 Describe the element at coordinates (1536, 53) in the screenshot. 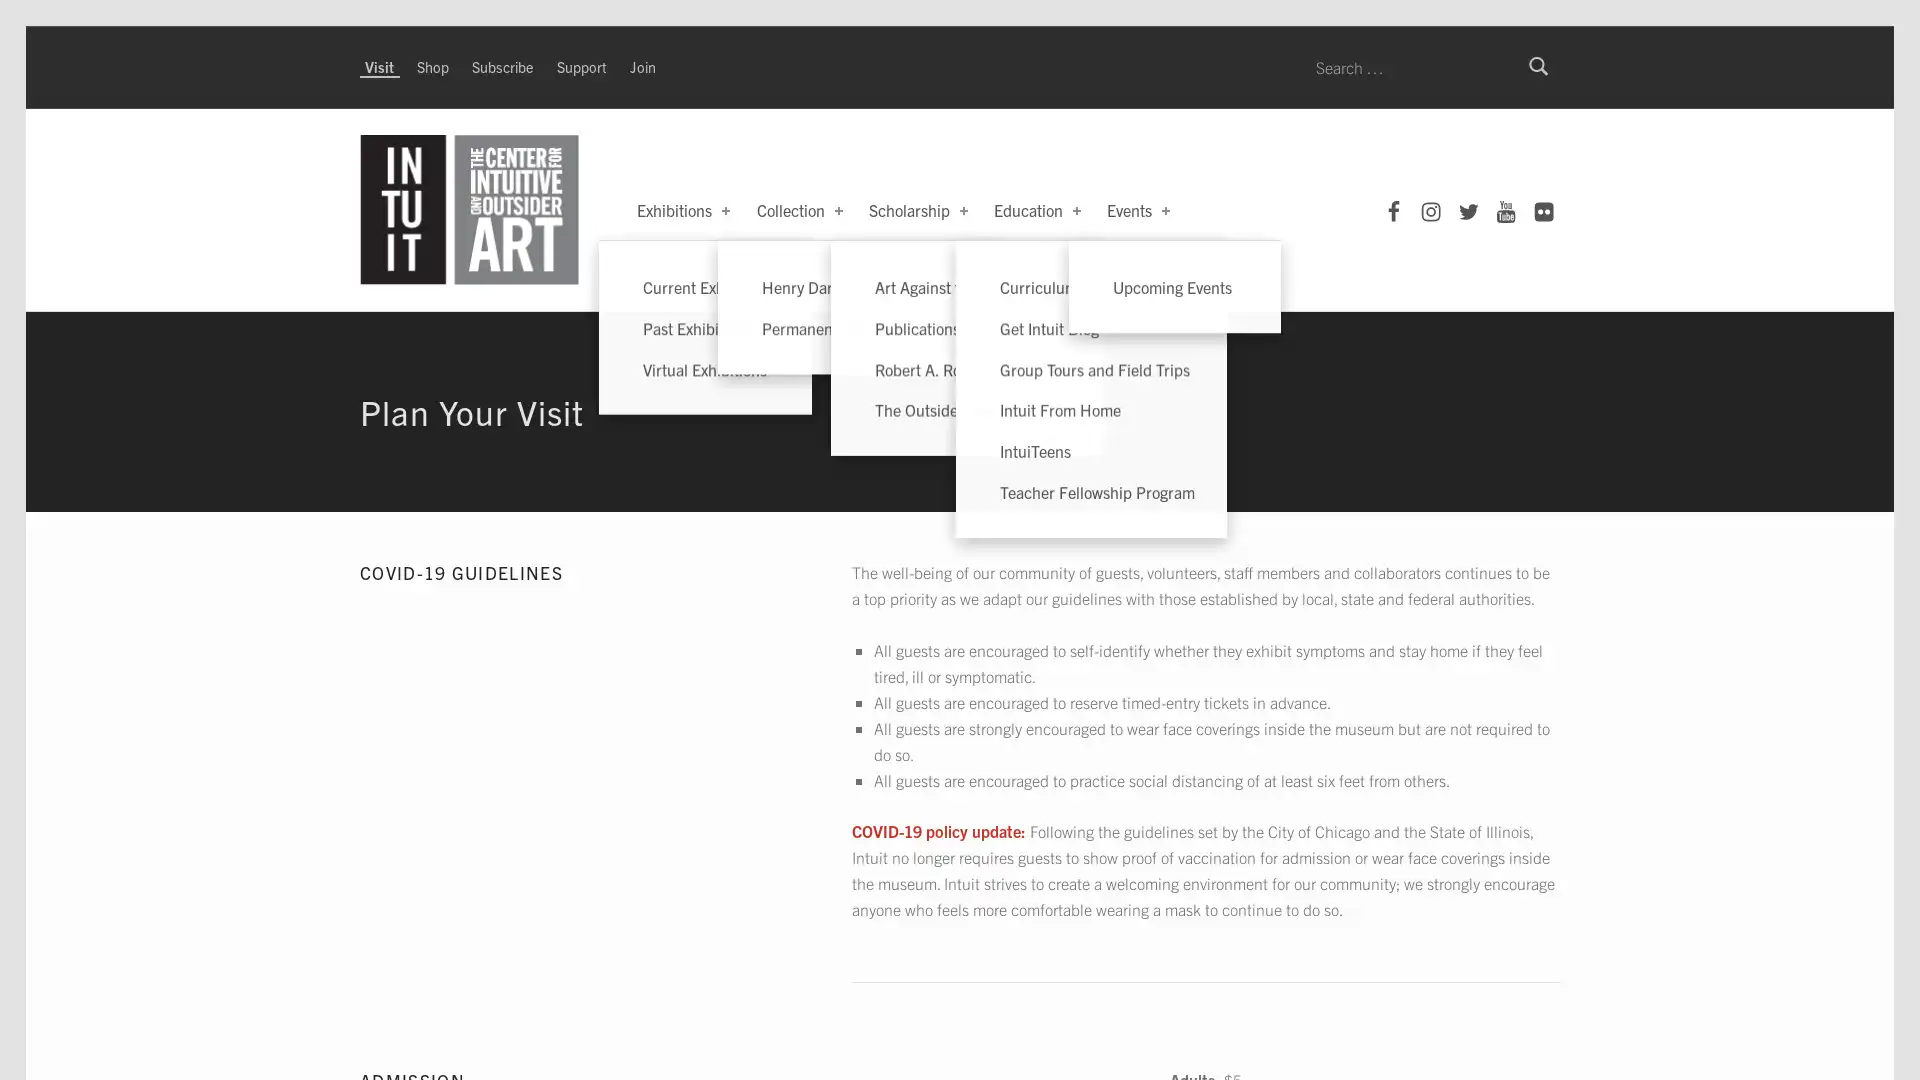

I see `Search` at that location.